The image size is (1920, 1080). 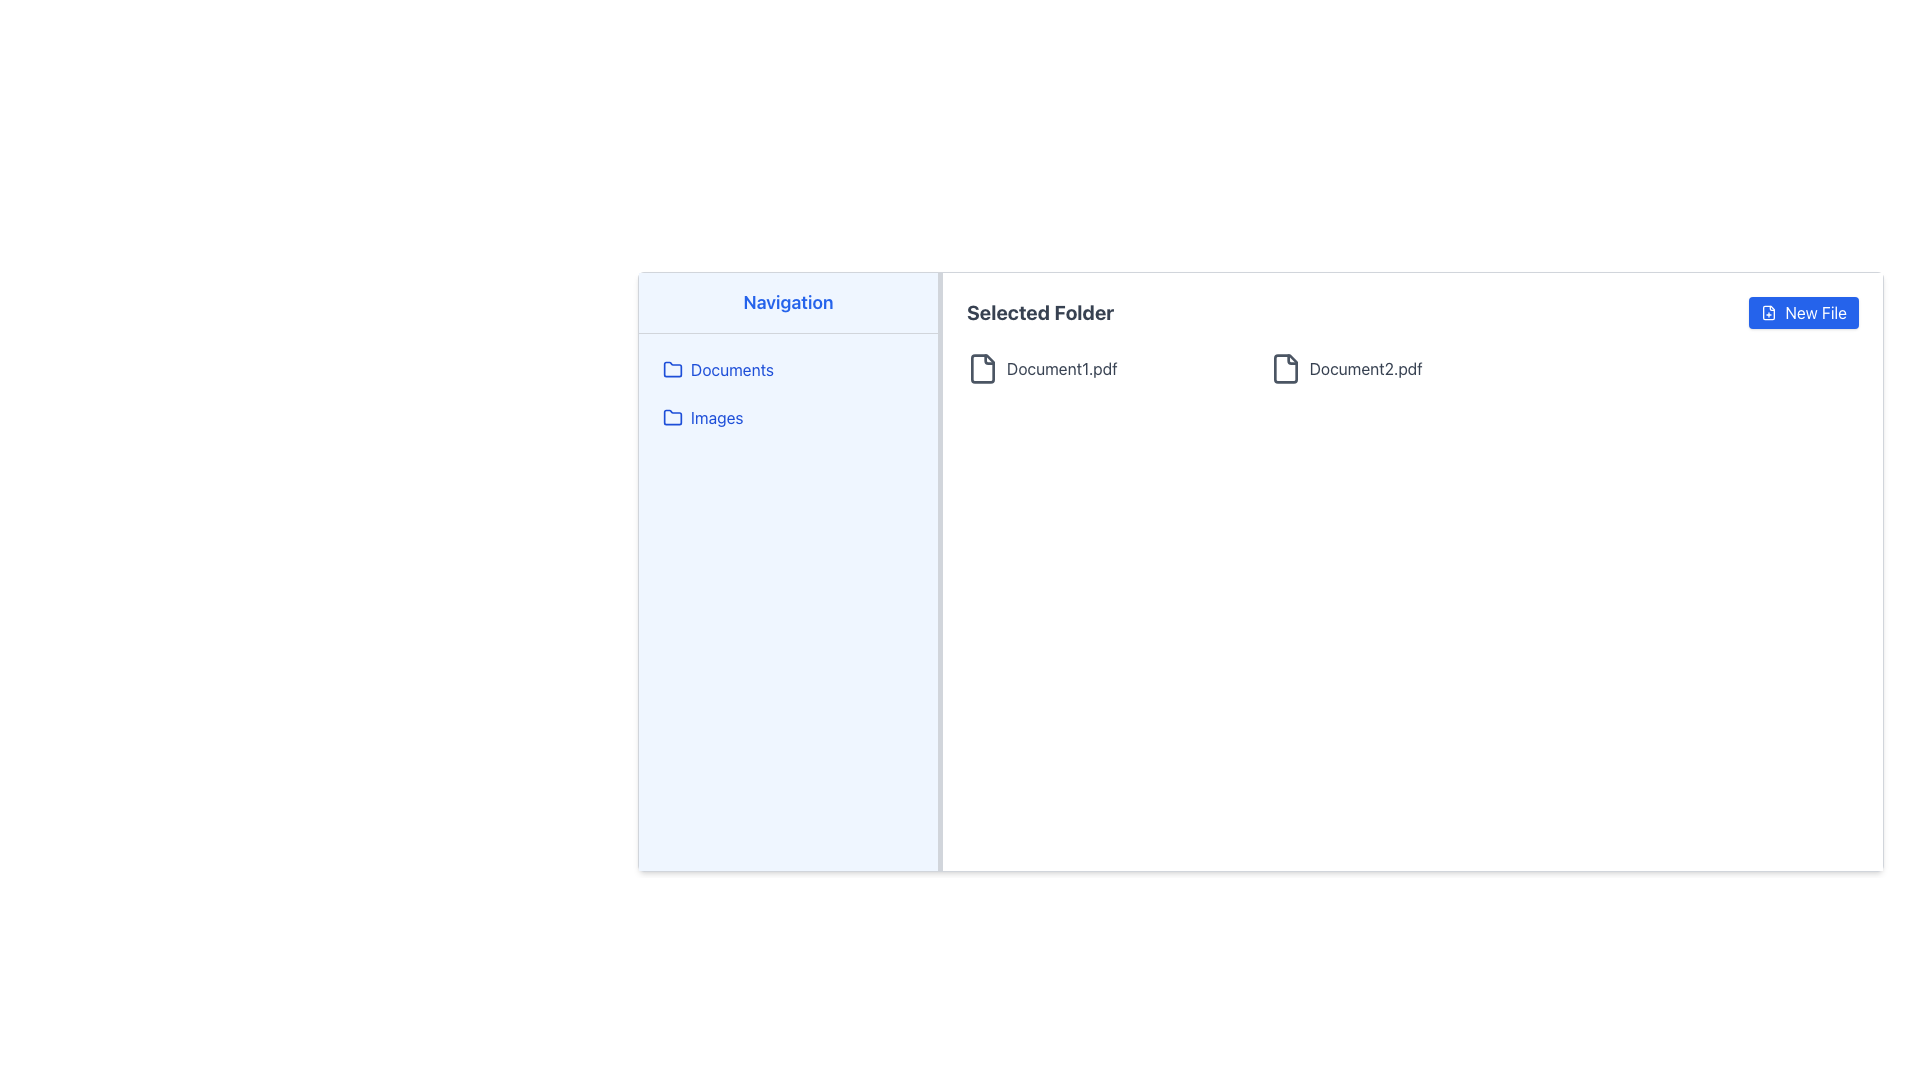 I want to click on the file icon resembling a document next to the text label 'Document2.pdf', so click(x=1285, y=369).